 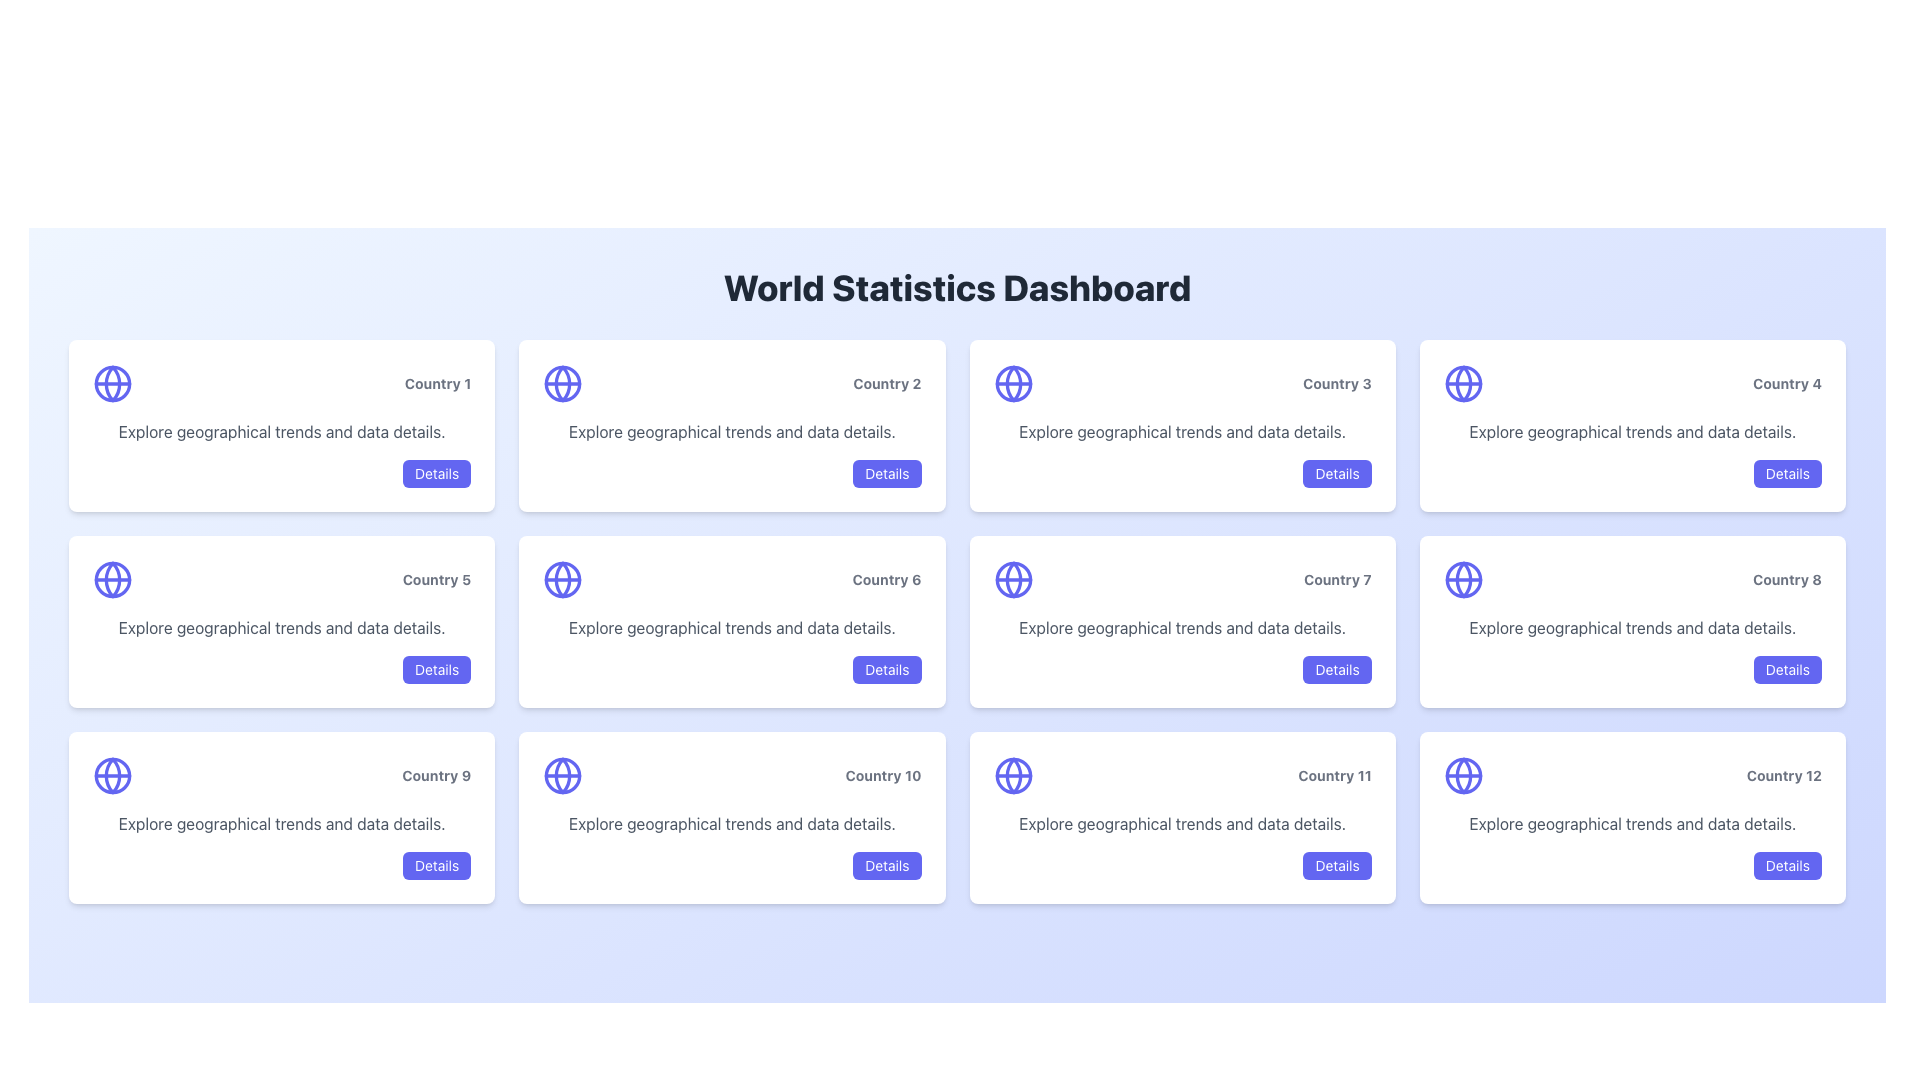 What do you see at coordinates (1013, 774) in the screenshot?
I see `the indigo globe icon located inside the 'Country 11' card in the fourth row and second column of the grid layout` at bounding box center [1013, 774].